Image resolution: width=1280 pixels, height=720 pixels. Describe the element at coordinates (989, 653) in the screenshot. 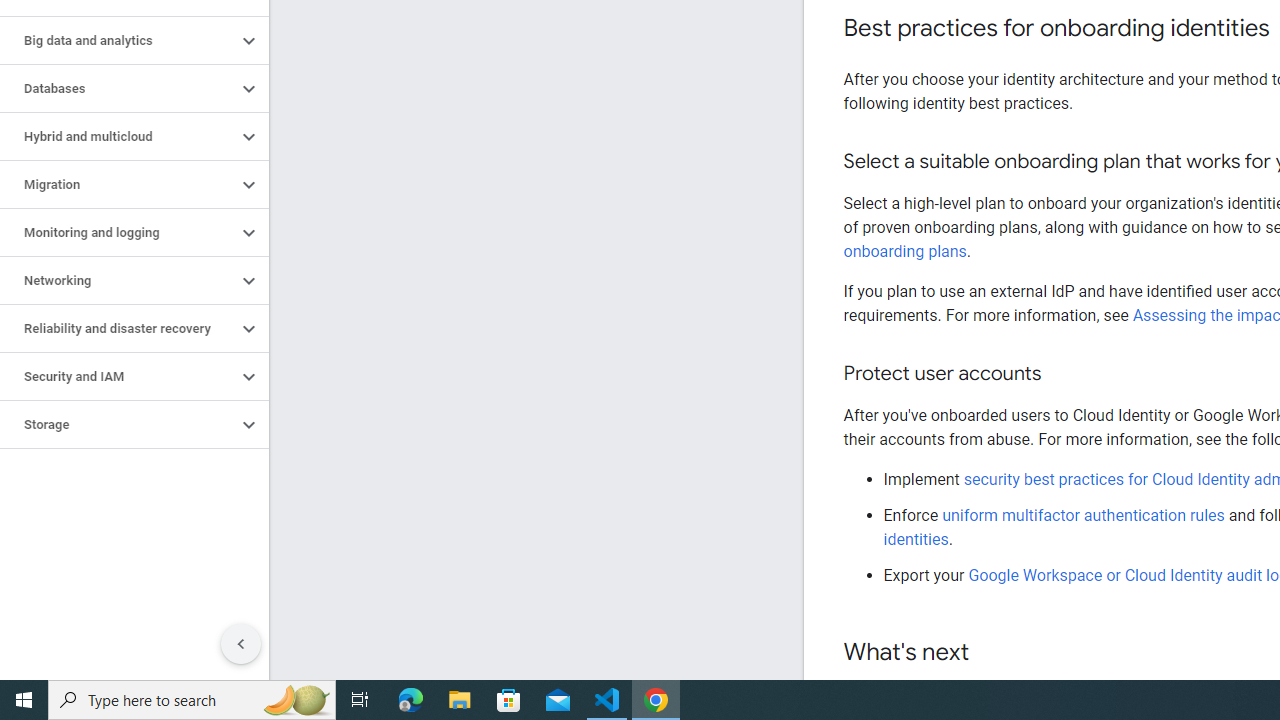

I see `'Copy link to this section: What'` at that location.